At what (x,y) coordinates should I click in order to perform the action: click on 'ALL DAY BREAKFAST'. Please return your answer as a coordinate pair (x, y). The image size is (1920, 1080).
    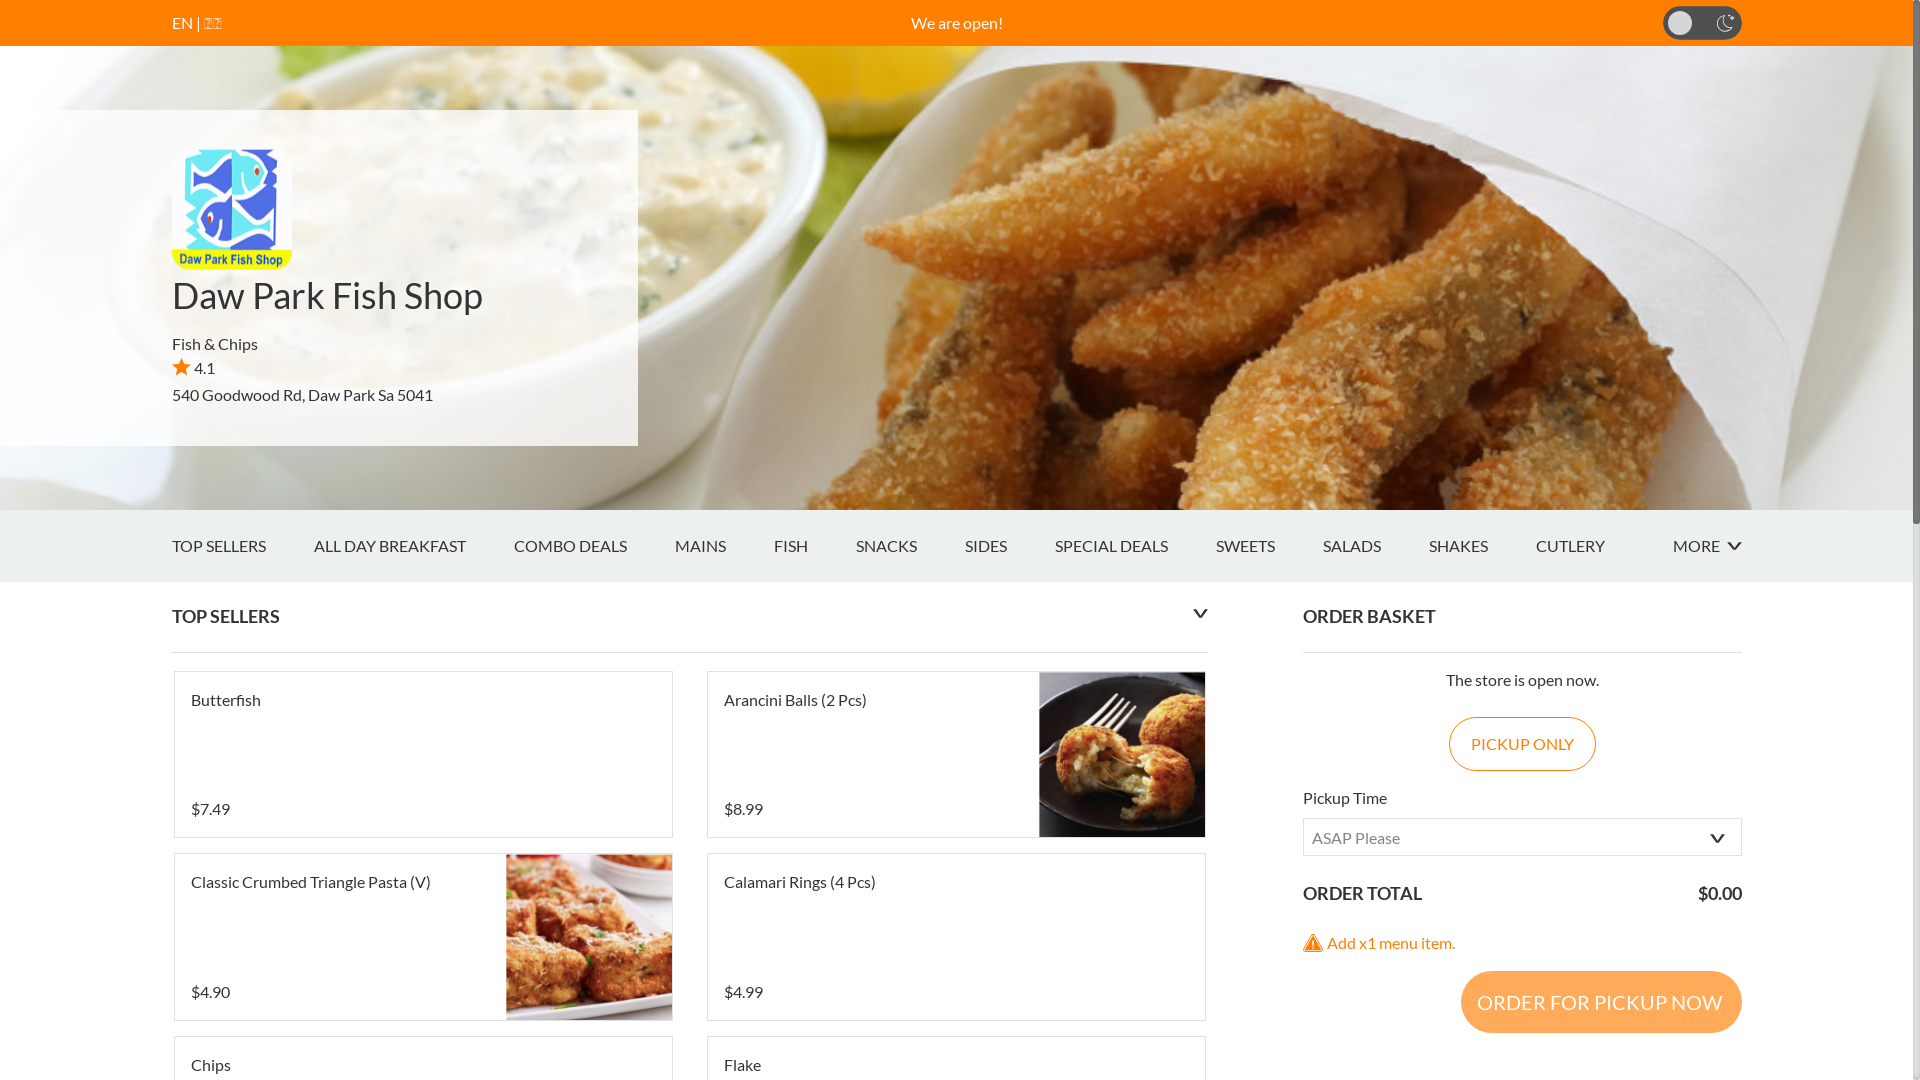
    Looking at the image, I should click on (412, 546).